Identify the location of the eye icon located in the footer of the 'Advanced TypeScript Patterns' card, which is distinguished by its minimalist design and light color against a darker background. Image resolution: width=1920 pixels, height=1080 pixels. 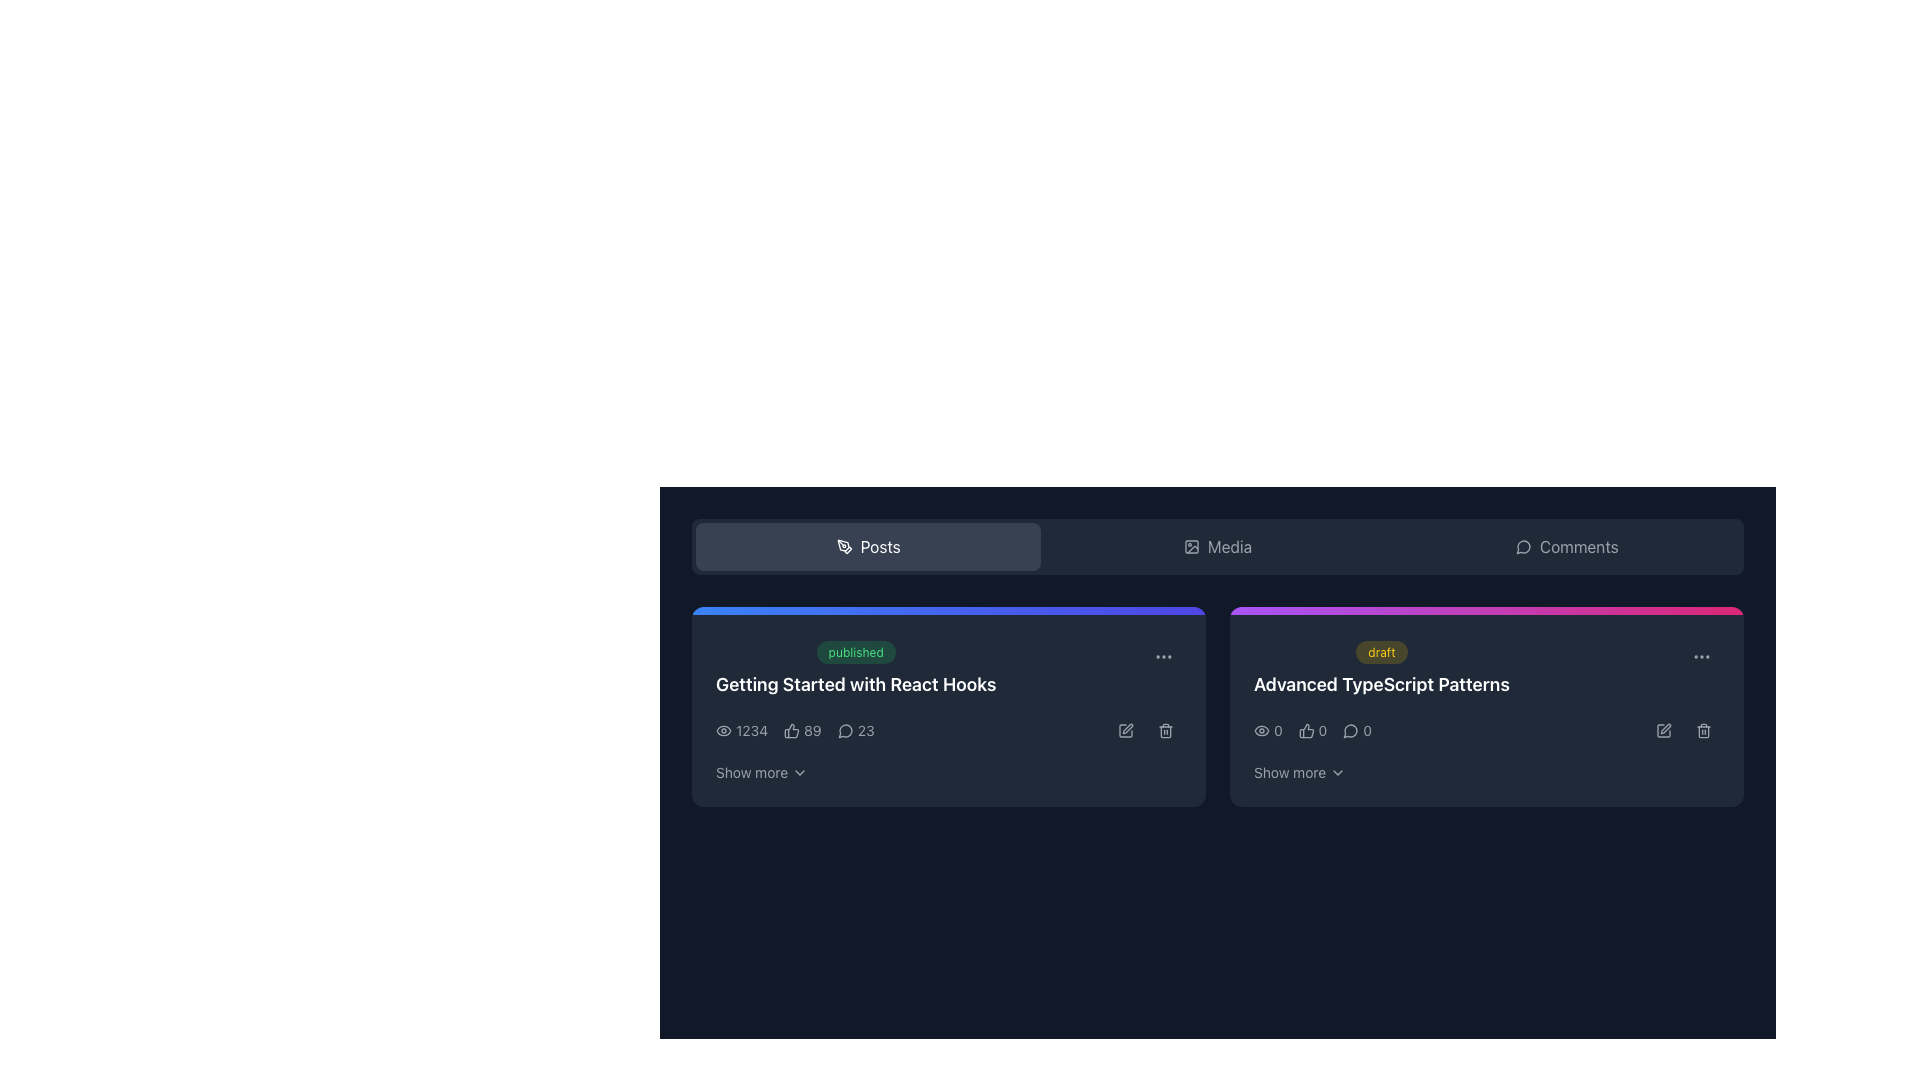
(1261, 731).